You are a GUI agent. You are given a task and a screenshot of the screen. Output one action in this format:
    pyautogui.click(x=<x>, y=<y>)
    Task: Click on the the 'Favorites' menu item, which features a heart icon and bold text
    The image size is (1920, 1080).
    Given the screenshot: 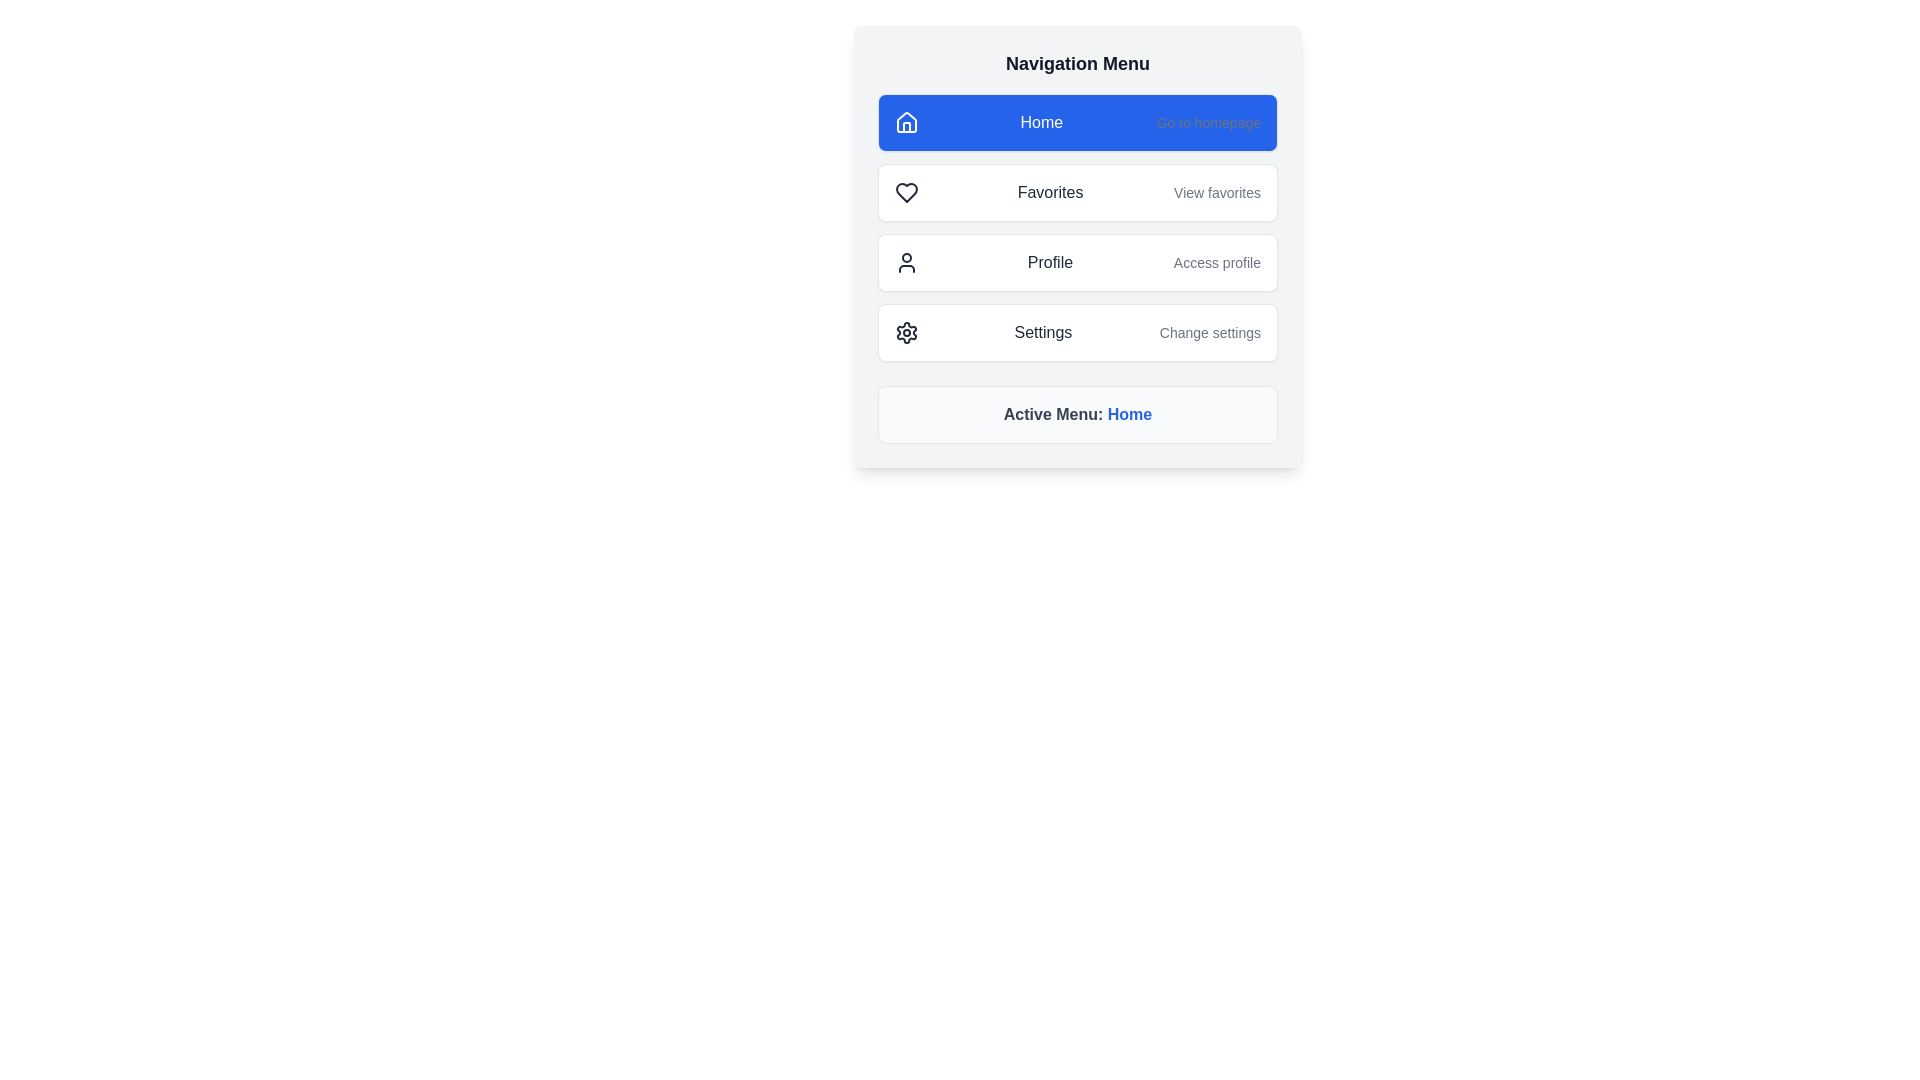 What is the action you would take?
    pyautogui.click(x=1077, y=192)
    